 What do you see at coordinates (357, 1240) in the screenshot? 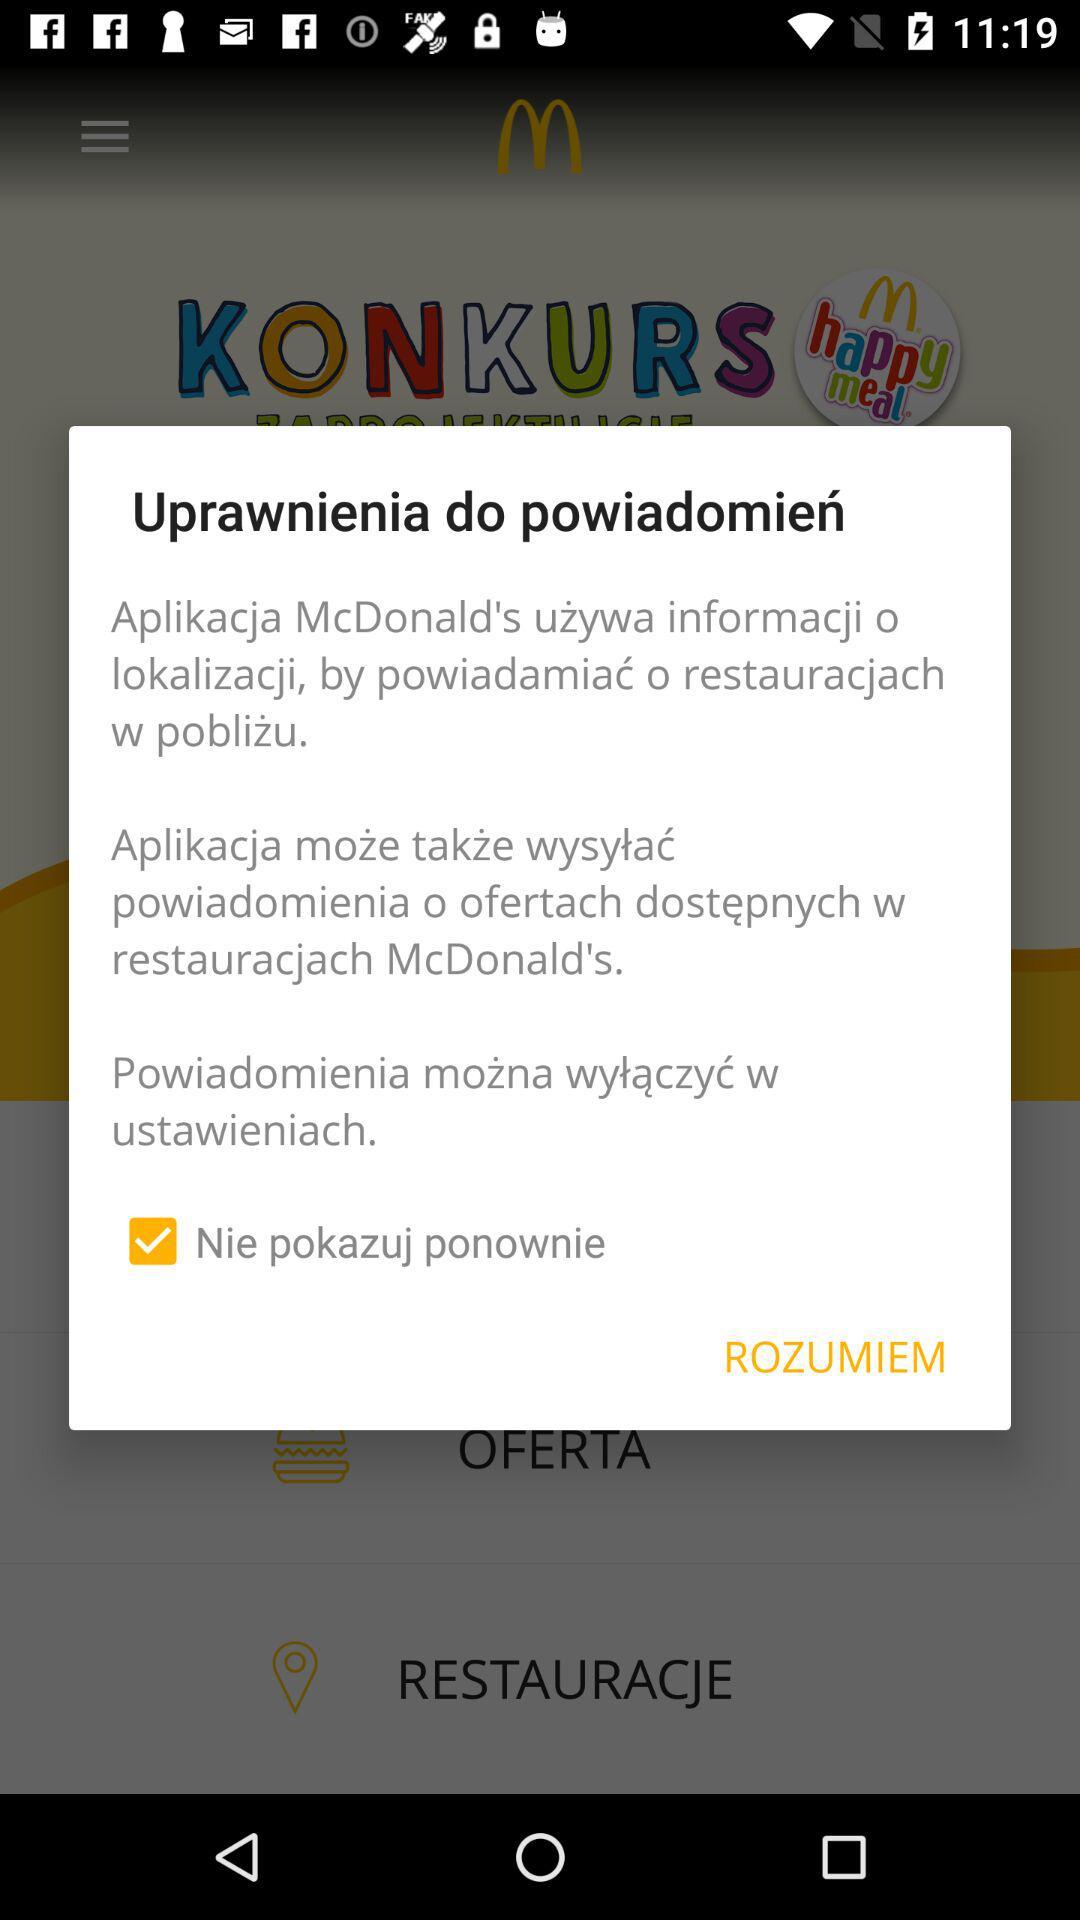
I see `the icon below aplikacja mcdonald s` at bounding box center [357, 1240].